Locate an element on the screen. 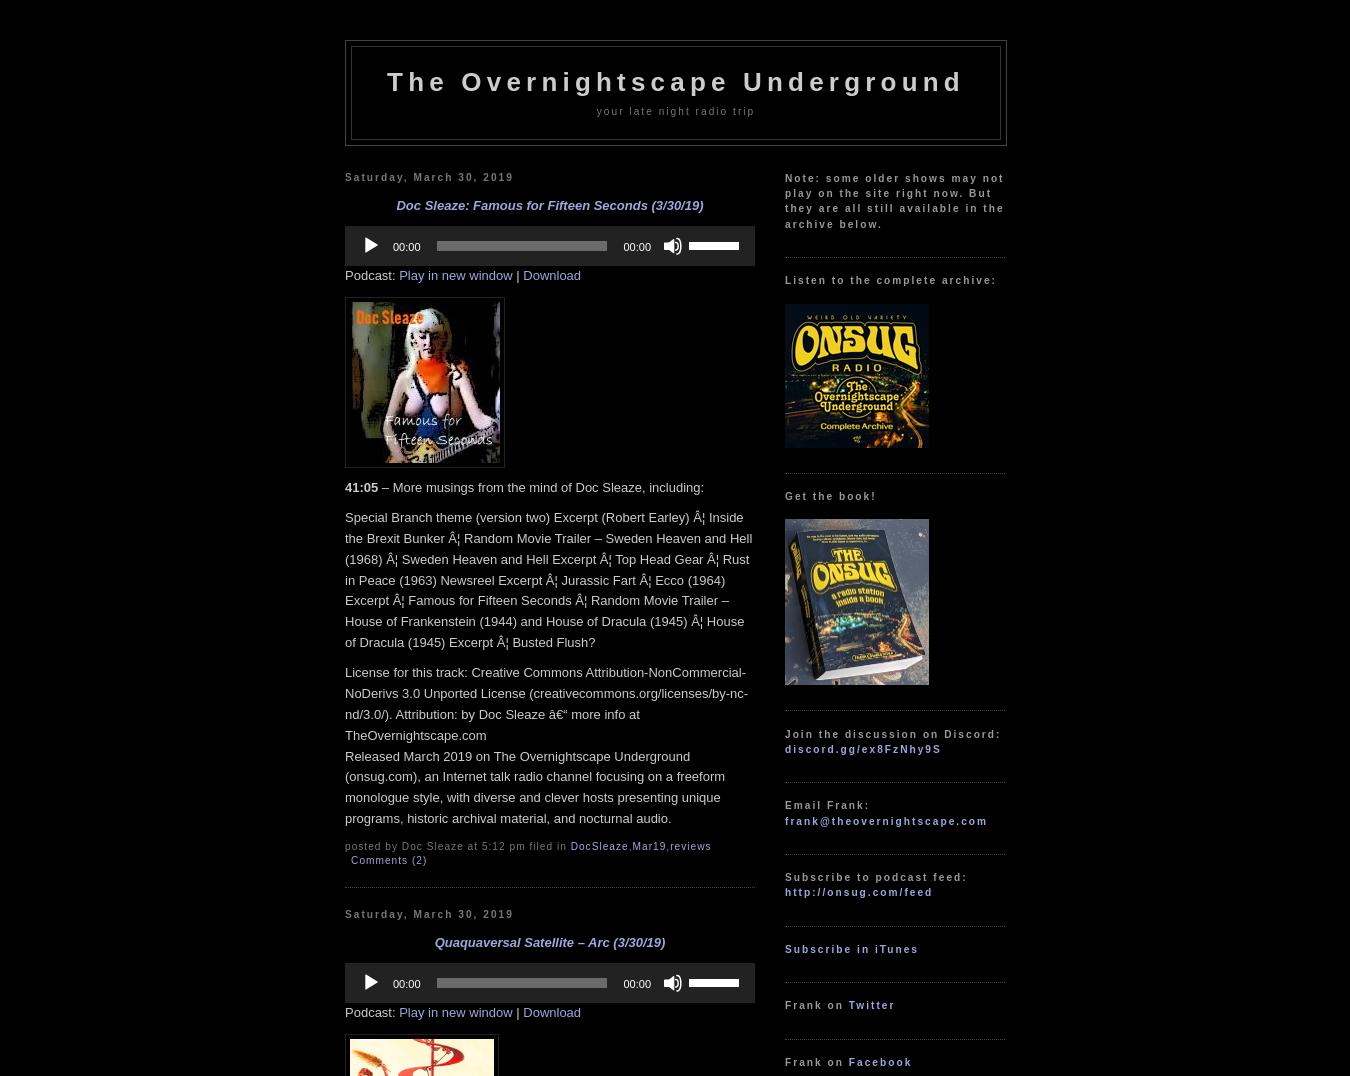 The width and height of the screenshot is (1350, 1076). 'Twitter' is located at coordinates (871, 1004).